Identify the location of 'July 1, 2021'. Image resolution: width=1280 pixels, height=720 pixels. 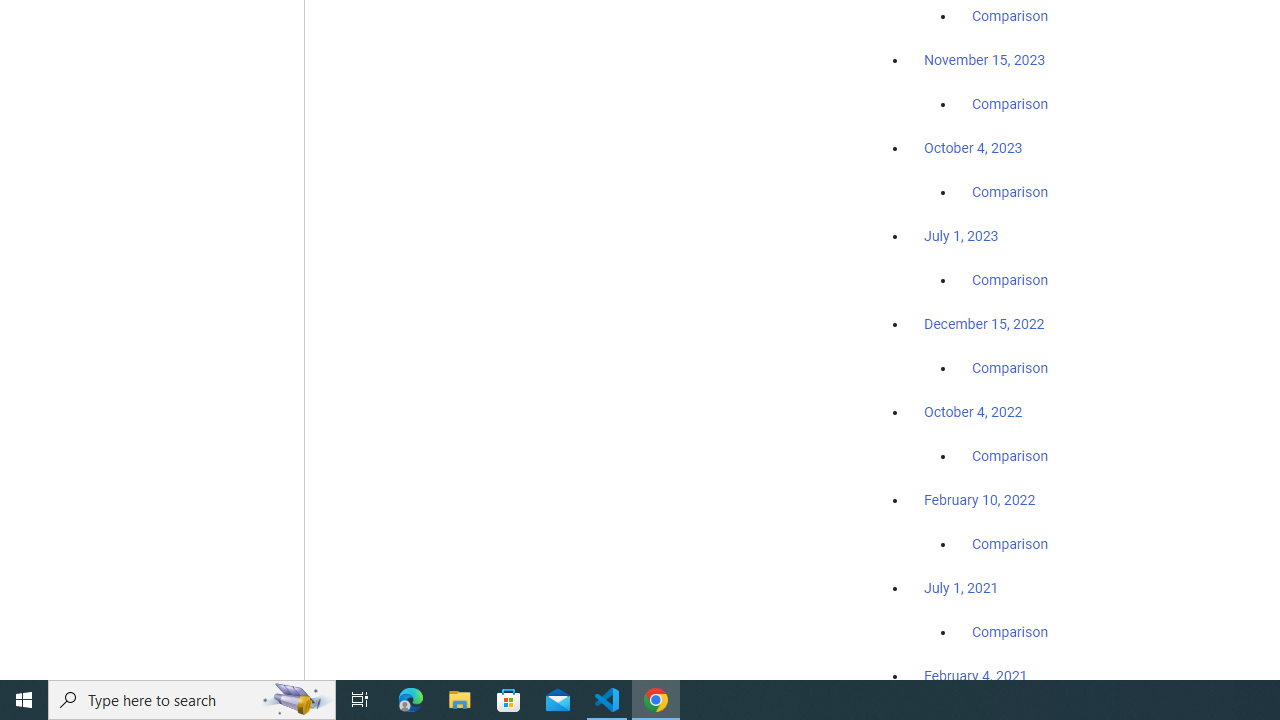
(961, 586).